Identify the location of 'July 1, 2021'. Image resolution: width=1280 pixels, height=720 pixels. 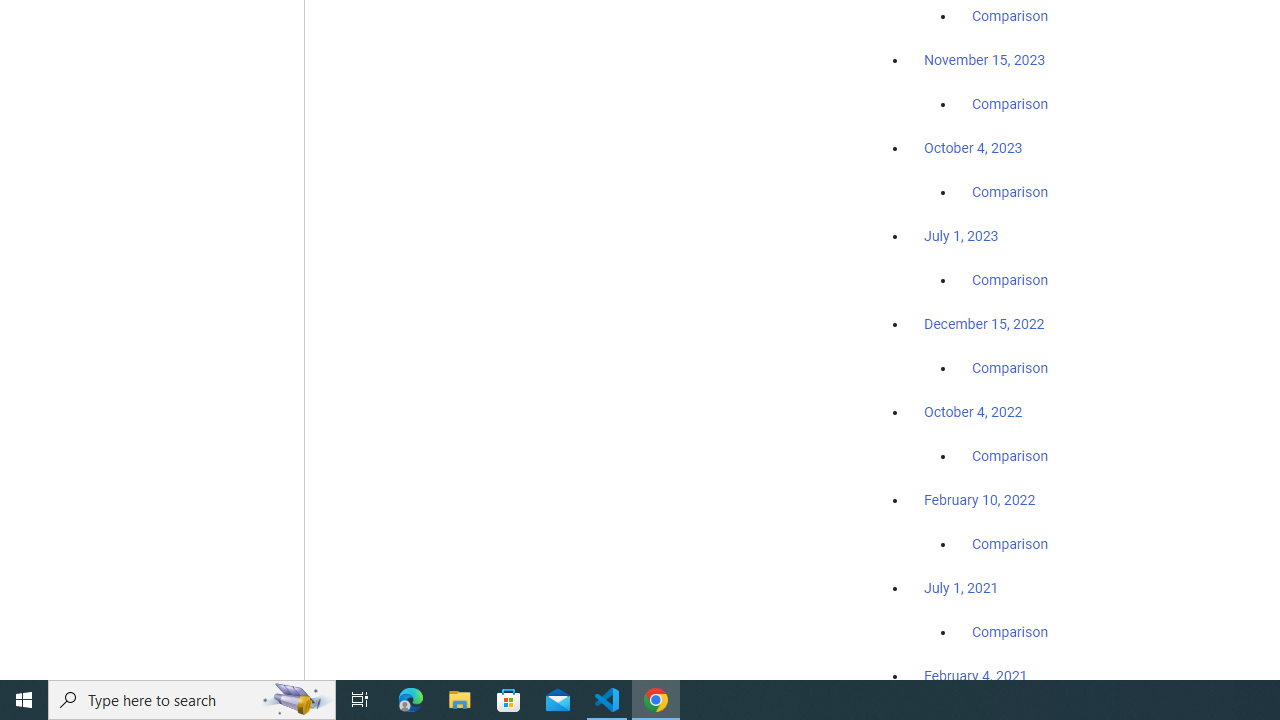
(961, 586).